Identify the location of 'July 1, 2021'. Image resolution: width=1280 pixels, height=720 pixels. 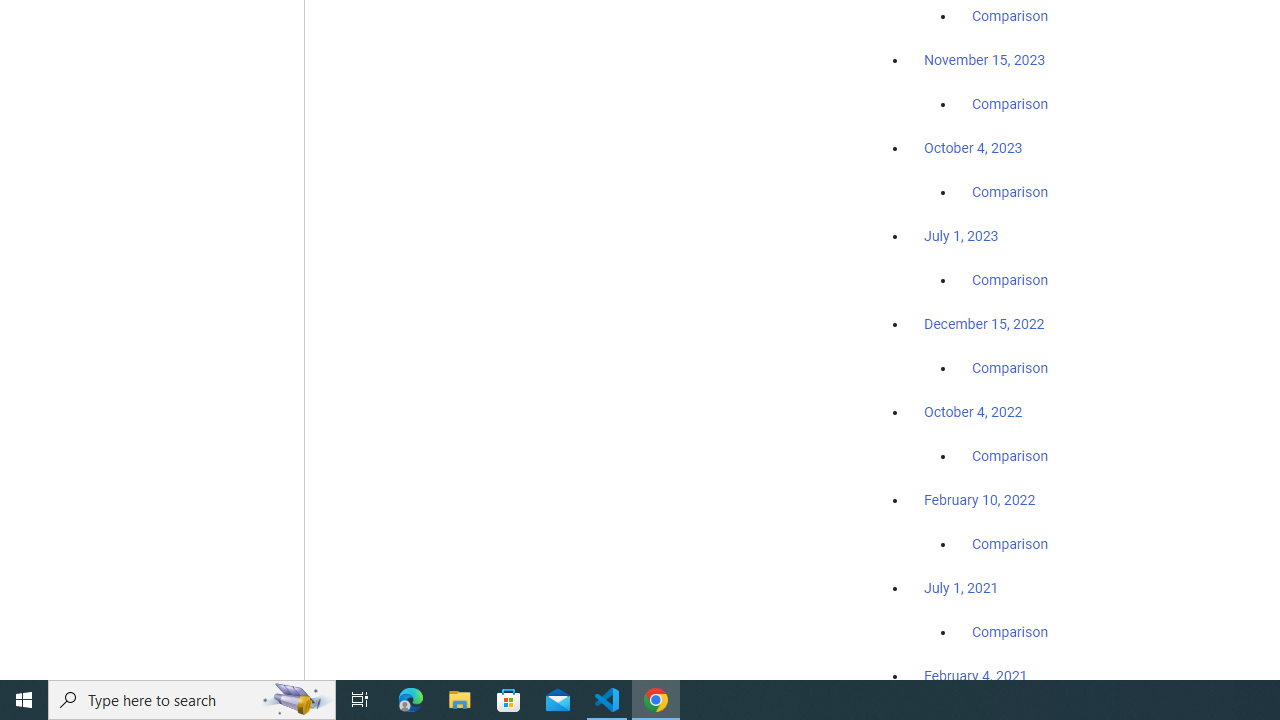
(961, 586).